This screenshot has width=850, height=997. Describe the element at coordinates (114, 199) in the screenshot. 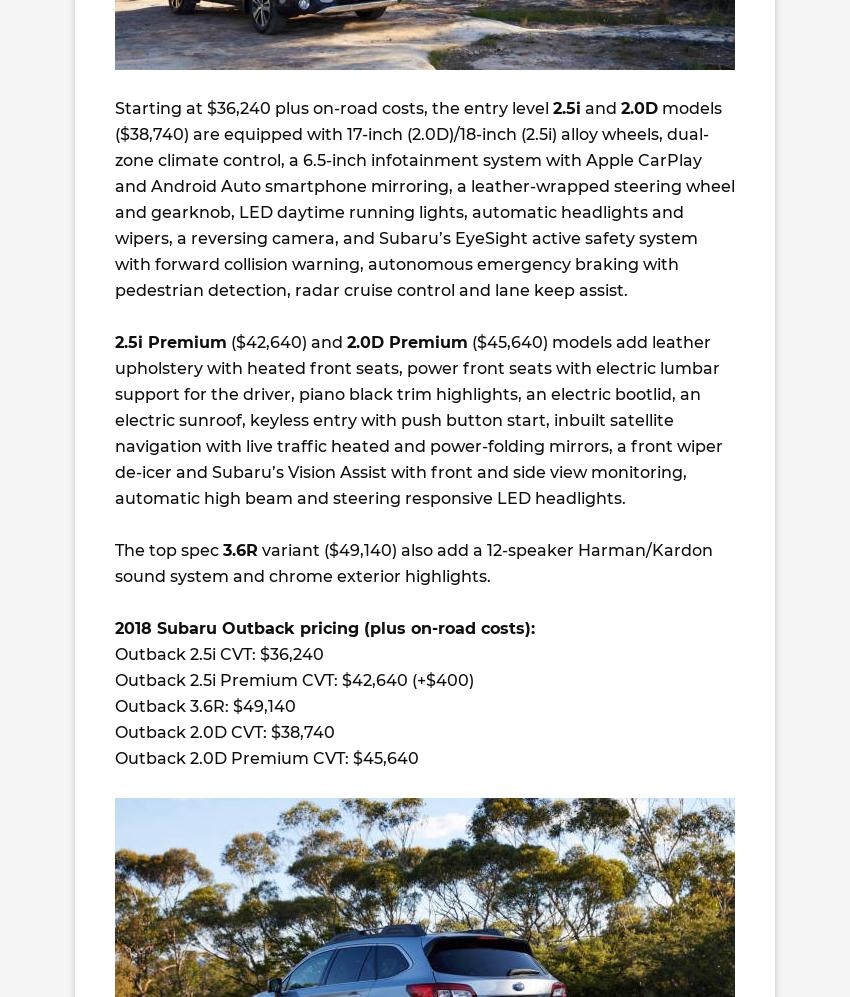

I see `'models ($38,740) are equipped with 17-inch (2.0D)/18-inch (2.5i) alloy wheels, dual-zone climate control, a 6.5-inch infotainment system with Apple CarPlay and Android Auto smartphone mirroring, a leather-wrapped steering wheel and gearknob, LED daytime running lights, automatic headlights and wipers, a reversing camera, and Subaru’s EyeSight active safety system with forward collision warning, autonomous emergency braking with pedestrian detection, radar cruise control and lane keep assist.'` at that location.